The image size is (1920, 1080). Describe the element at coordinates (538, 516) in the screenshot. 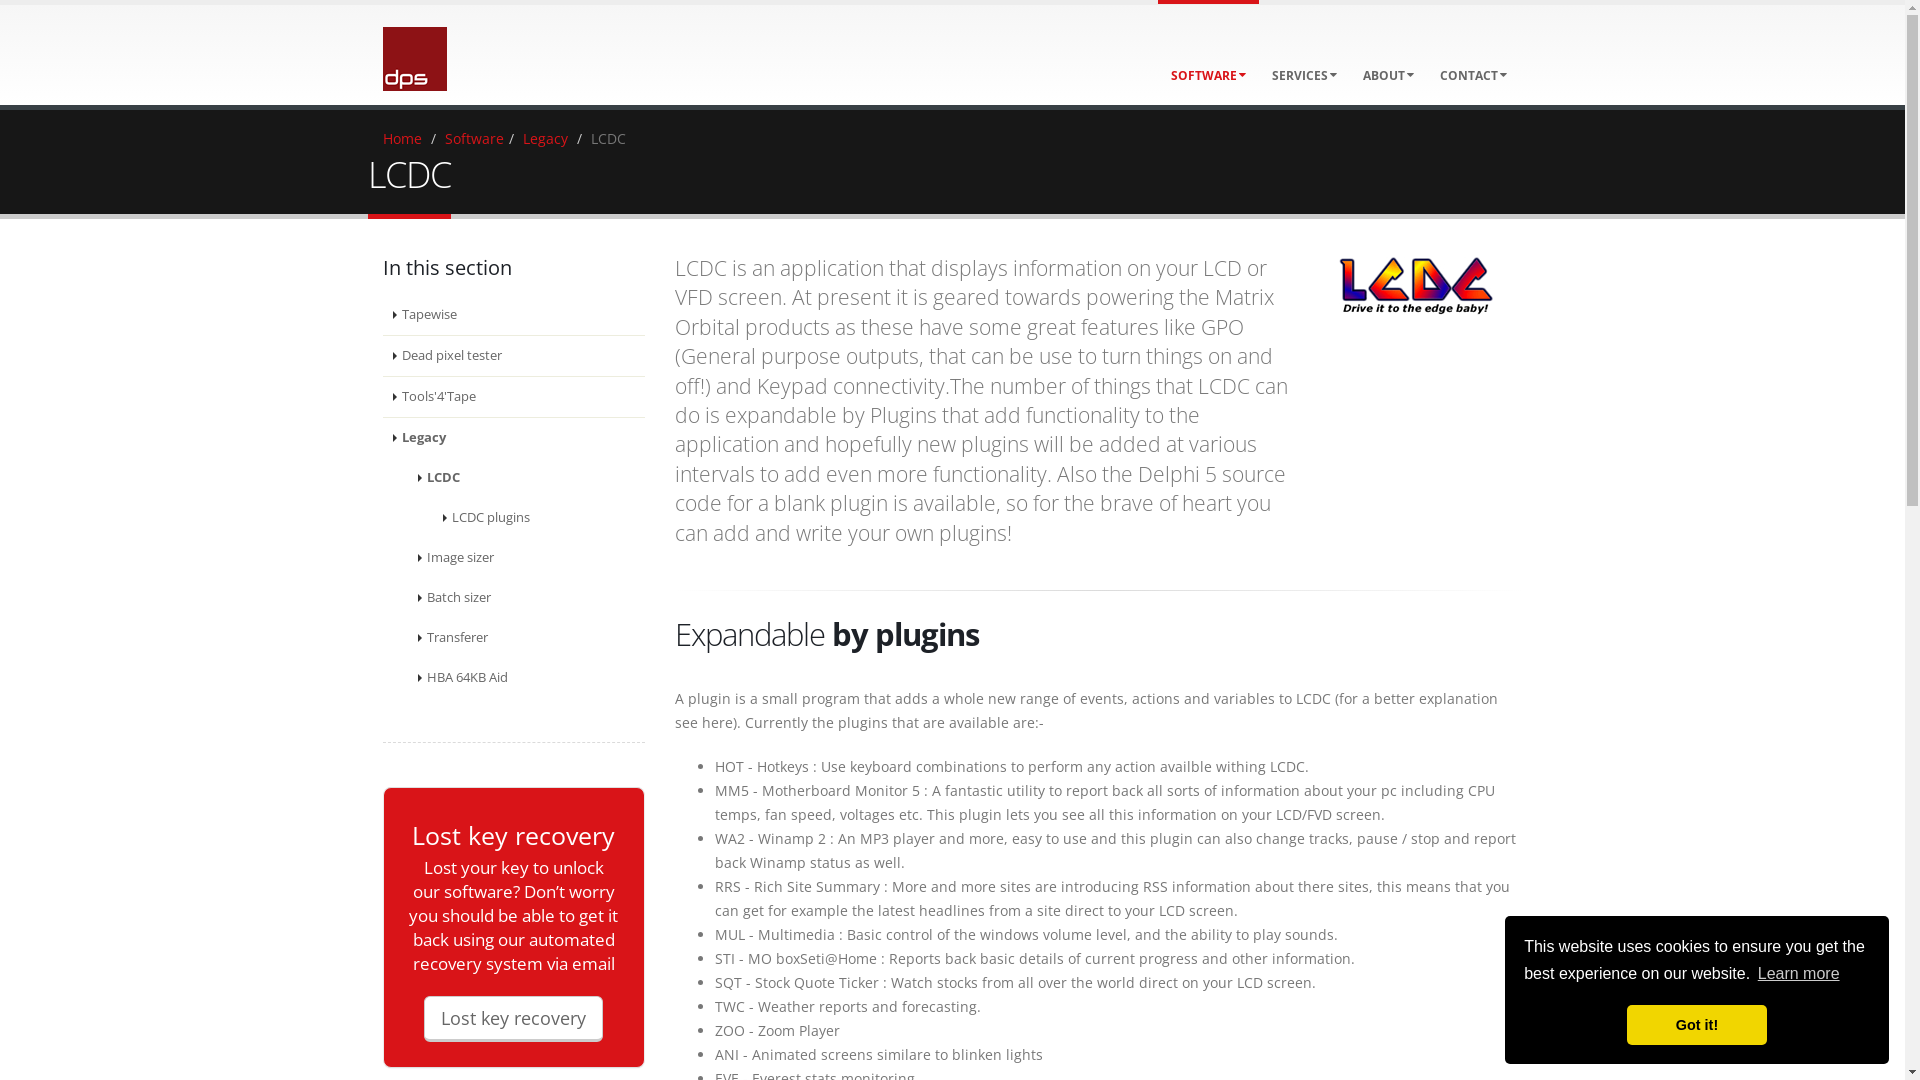

I see `'LCDC plugins'` at that location.